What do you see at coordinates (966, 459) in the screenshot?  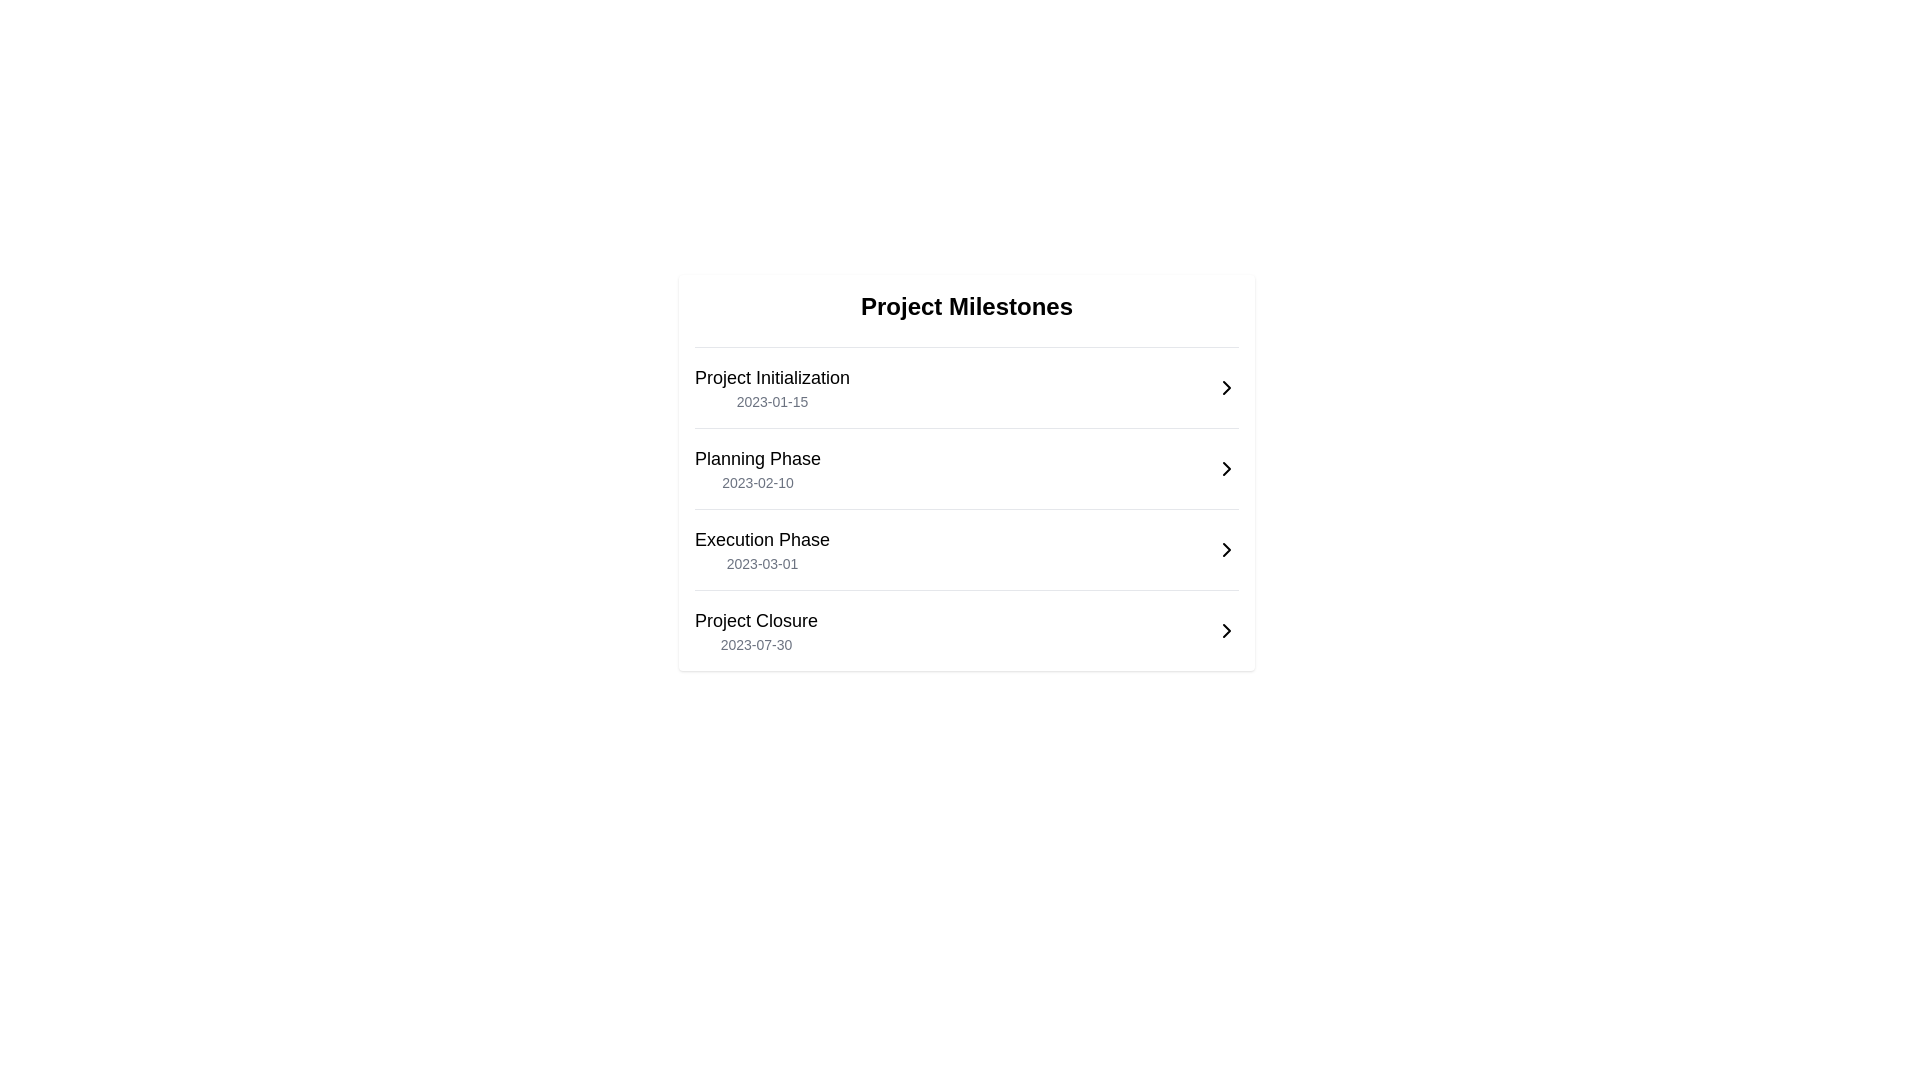 I see `the list item displaying 'Planning Phase' with the date '2023-02-10' and an actionable rightward arrow` at bounding box center [966, 459].